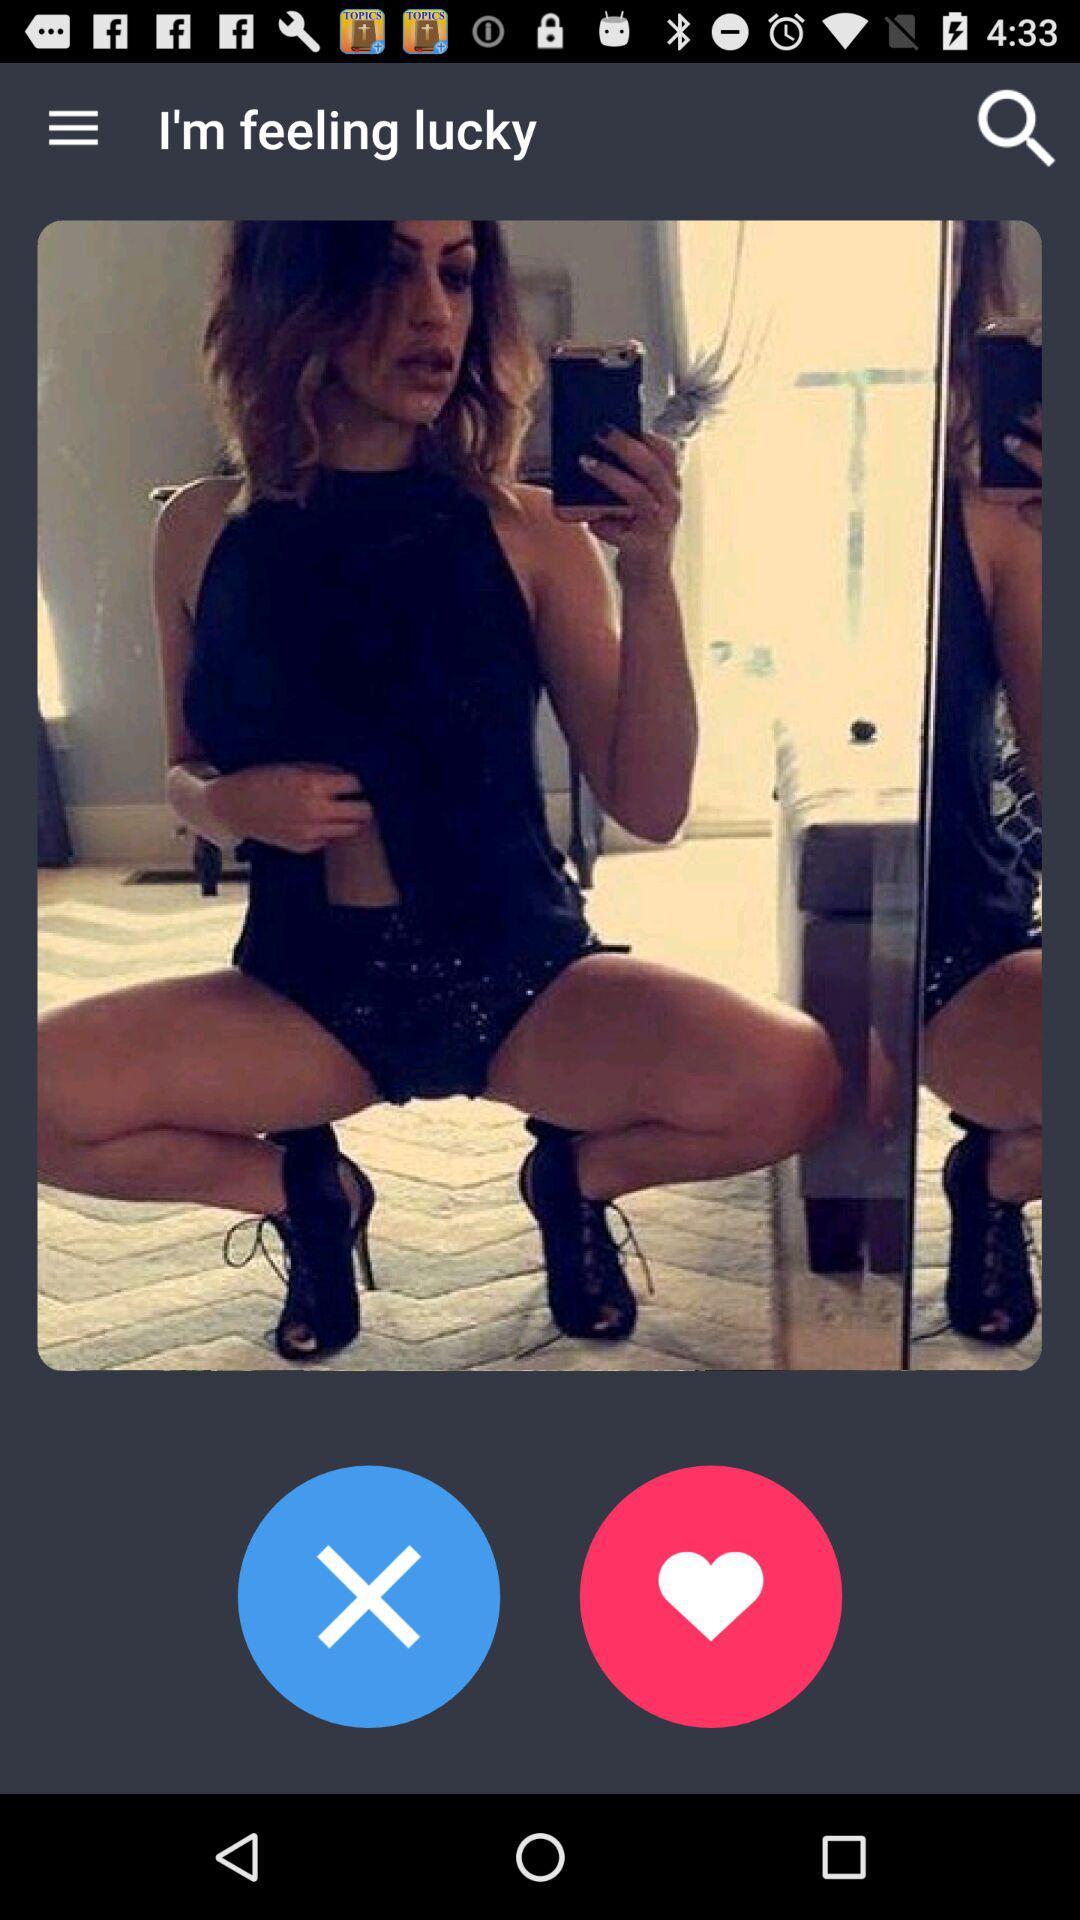  I want to click on photo, so click(369, 1595).